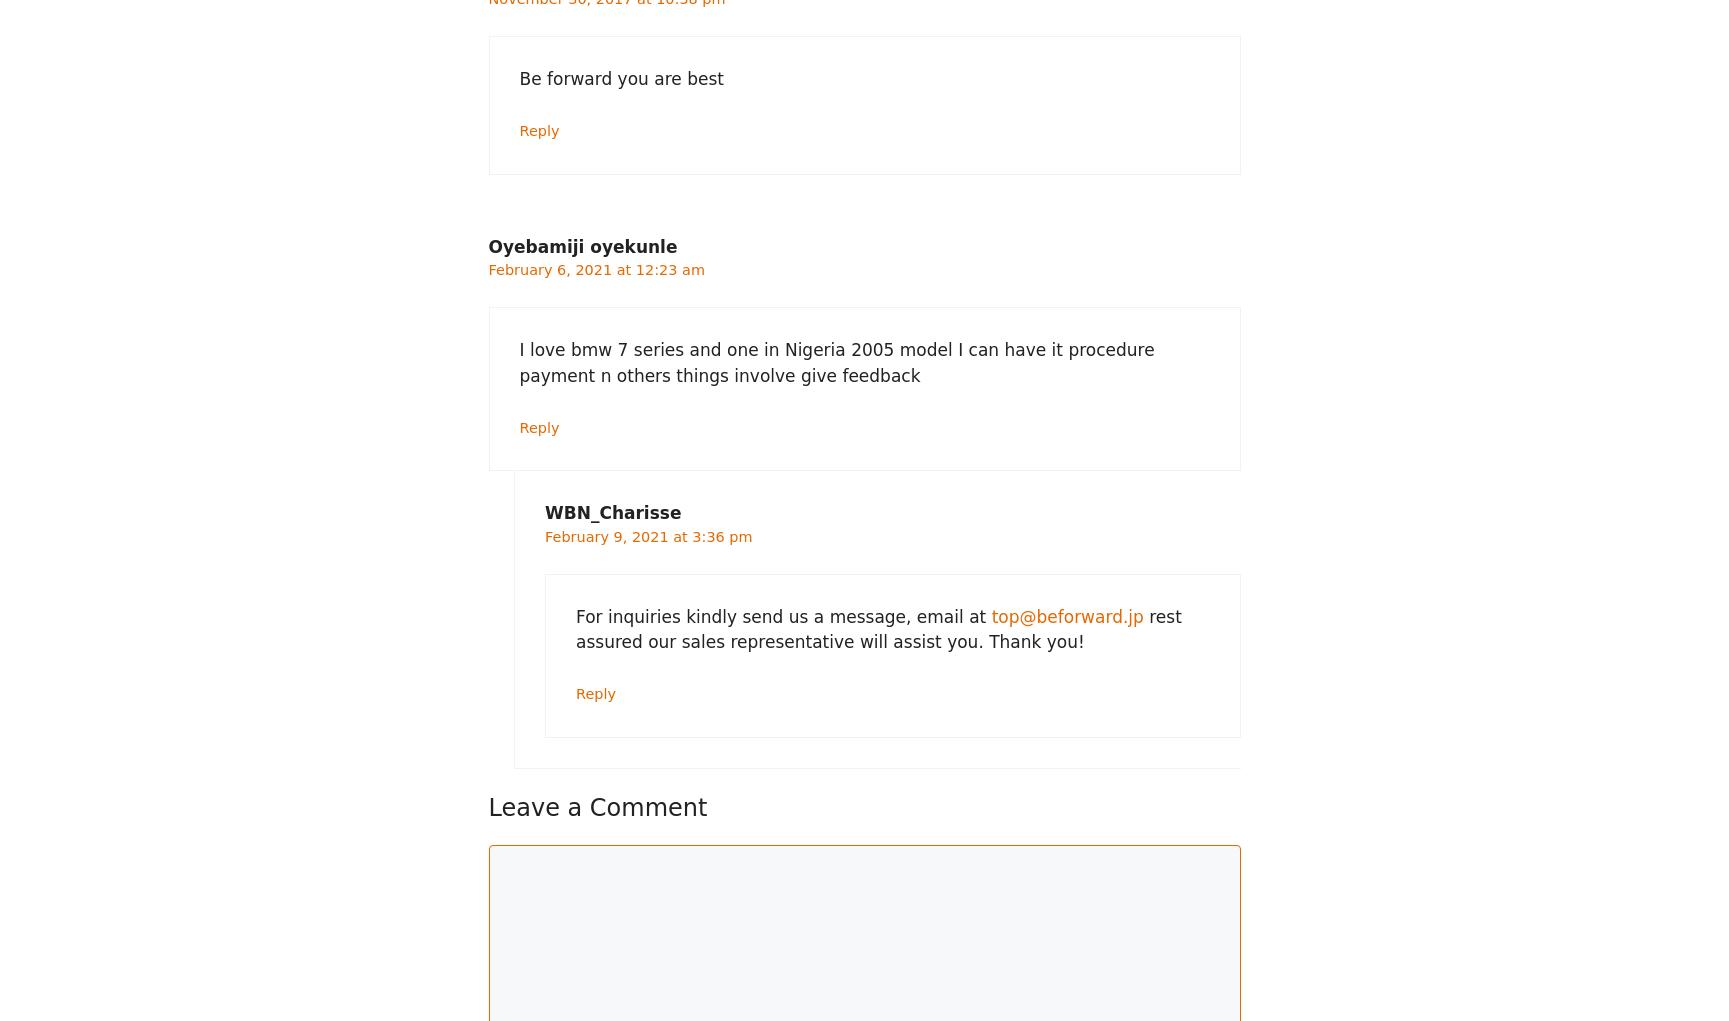 The width and height of the screenshot is (1729, 1021). Describe the element at coordinates (612, 512) in the screenshot. I see `'WBN_Charisse'` at that location.